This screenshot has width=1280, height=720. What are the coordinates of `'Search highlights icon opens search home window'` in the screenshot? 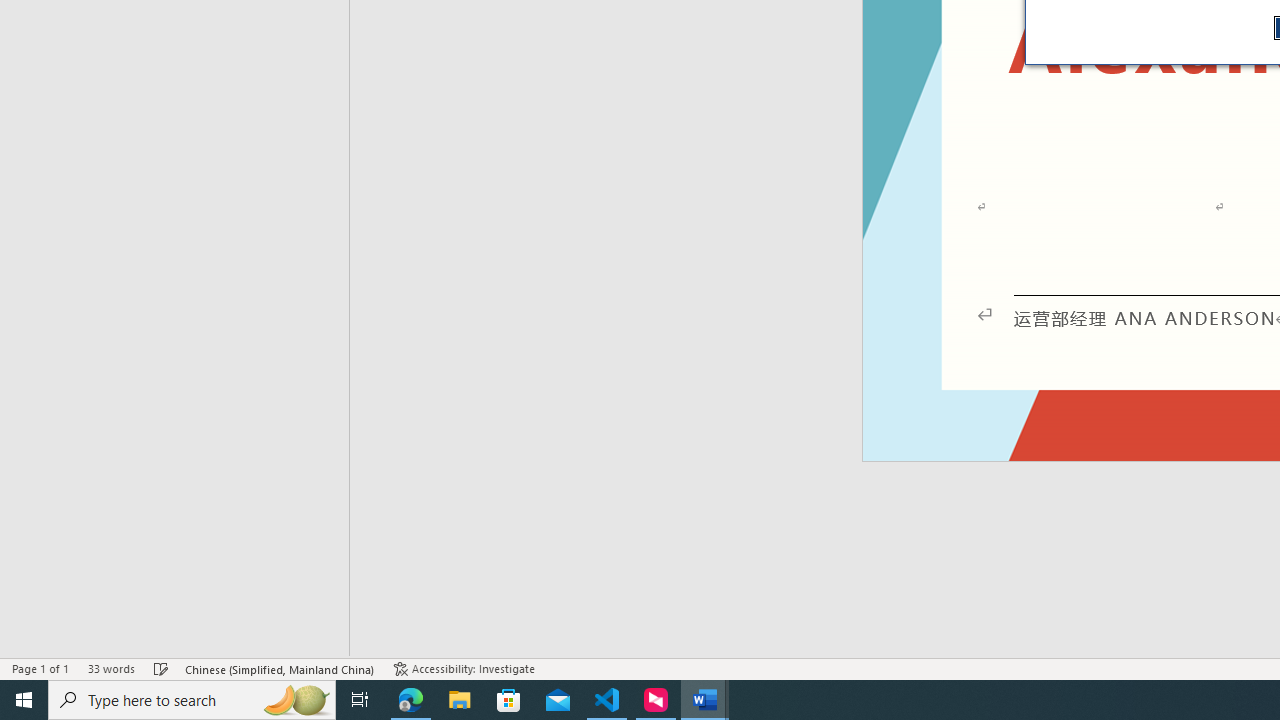 It's located at (294, 698).